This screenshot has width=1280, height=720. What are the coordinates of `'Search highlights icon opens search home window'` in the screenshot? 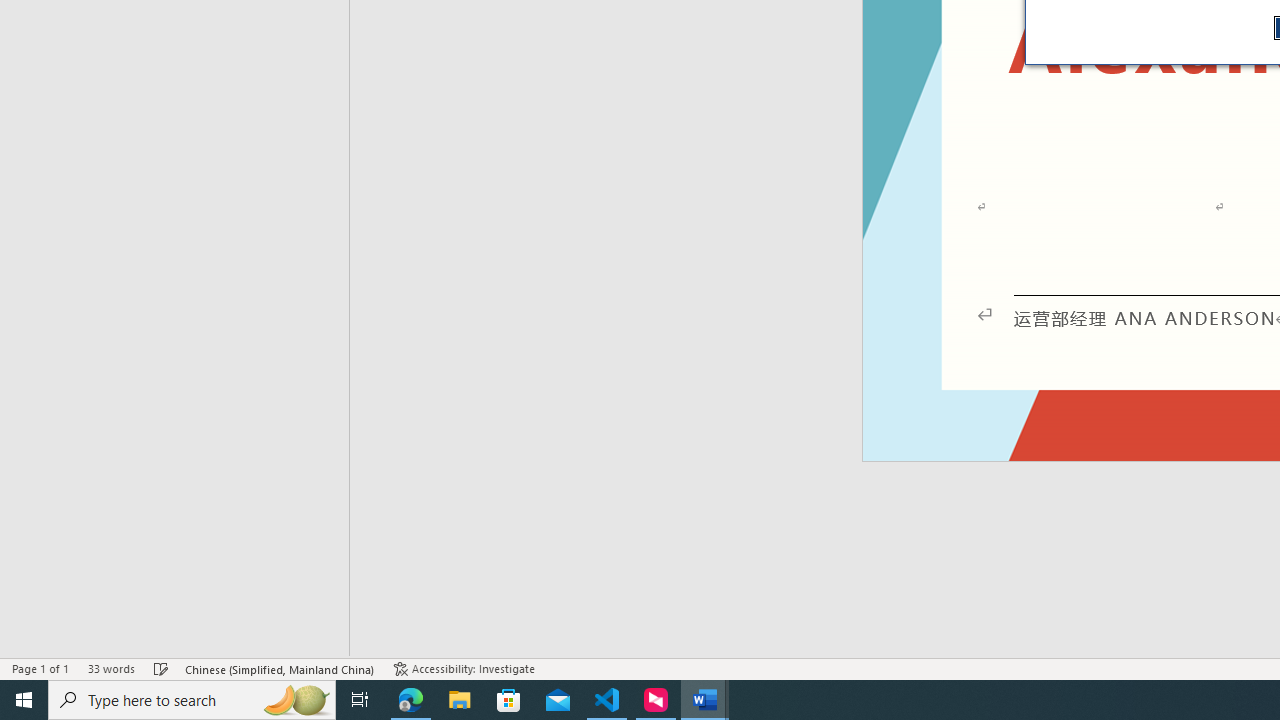 It's located at (294, 698).